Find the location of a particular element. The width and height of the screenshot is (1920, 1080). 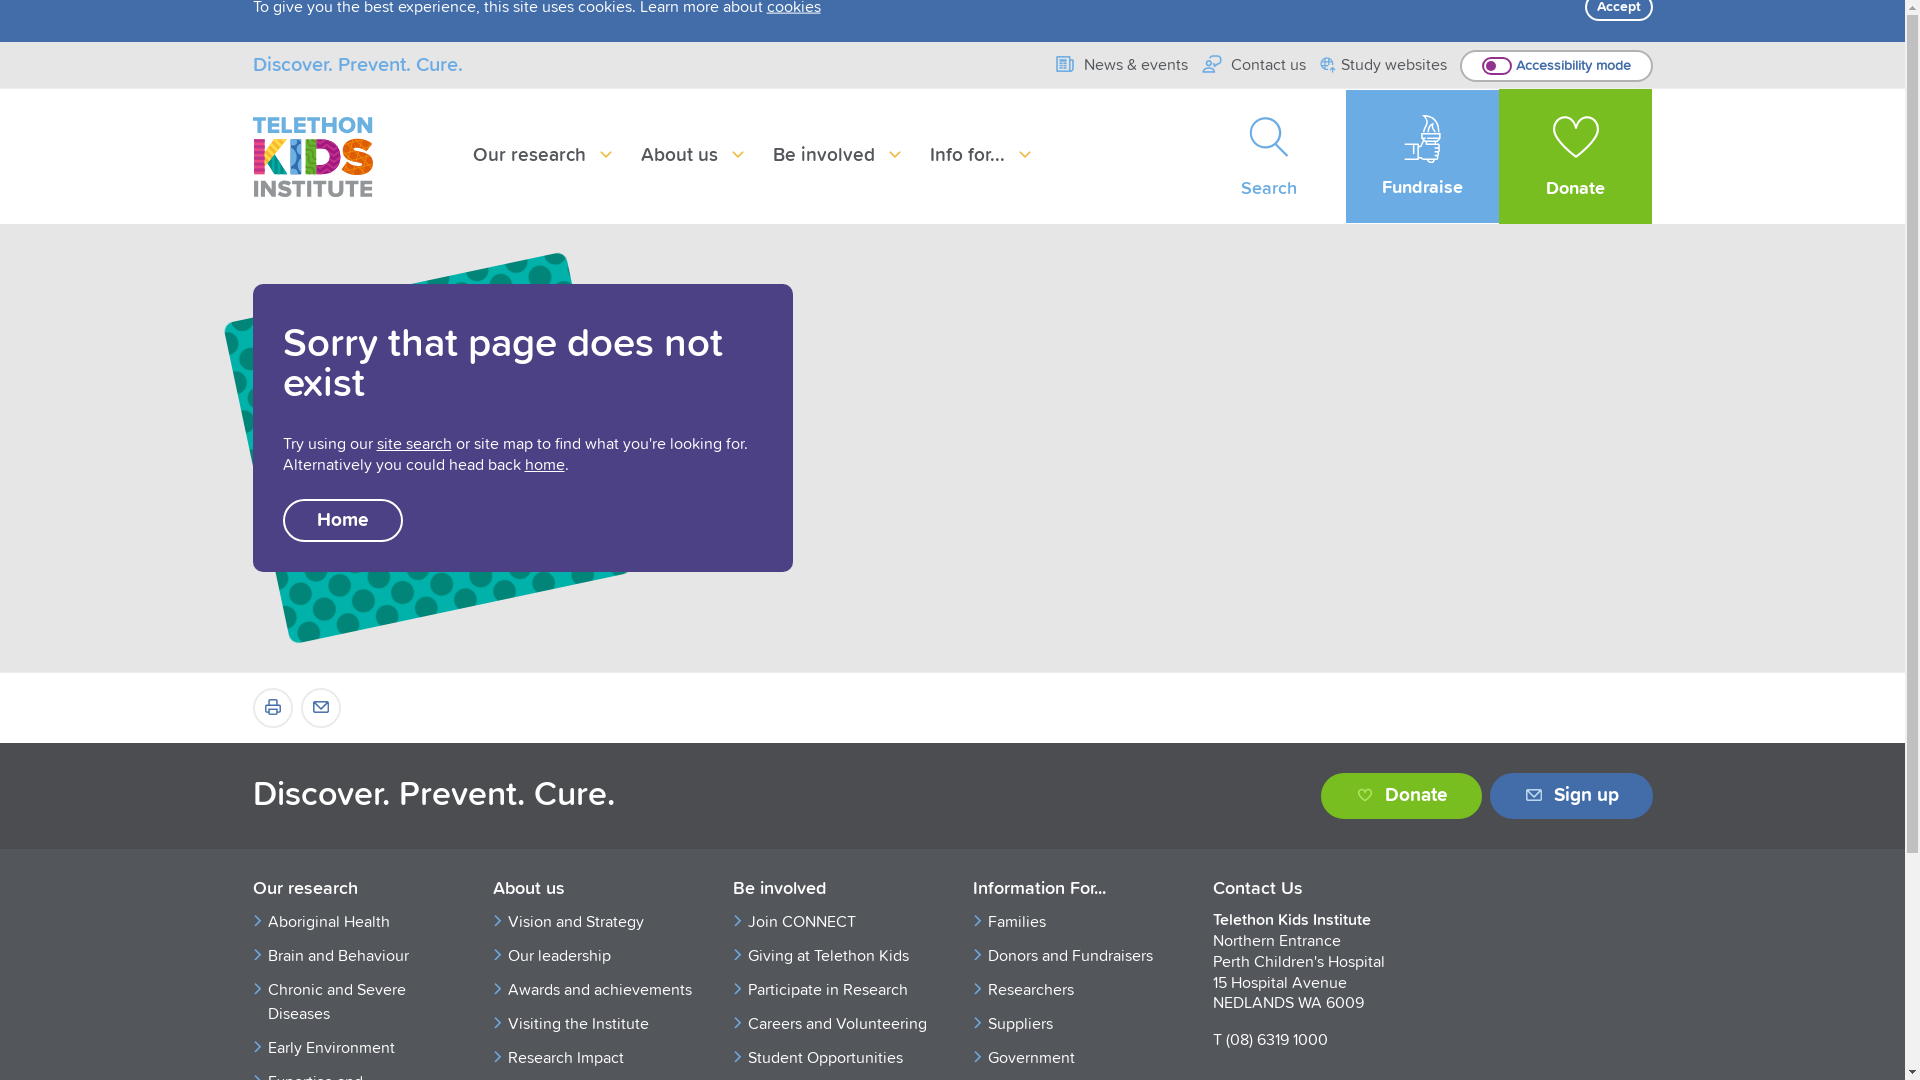

'Information For...' is located at coordinates (1070, 889).